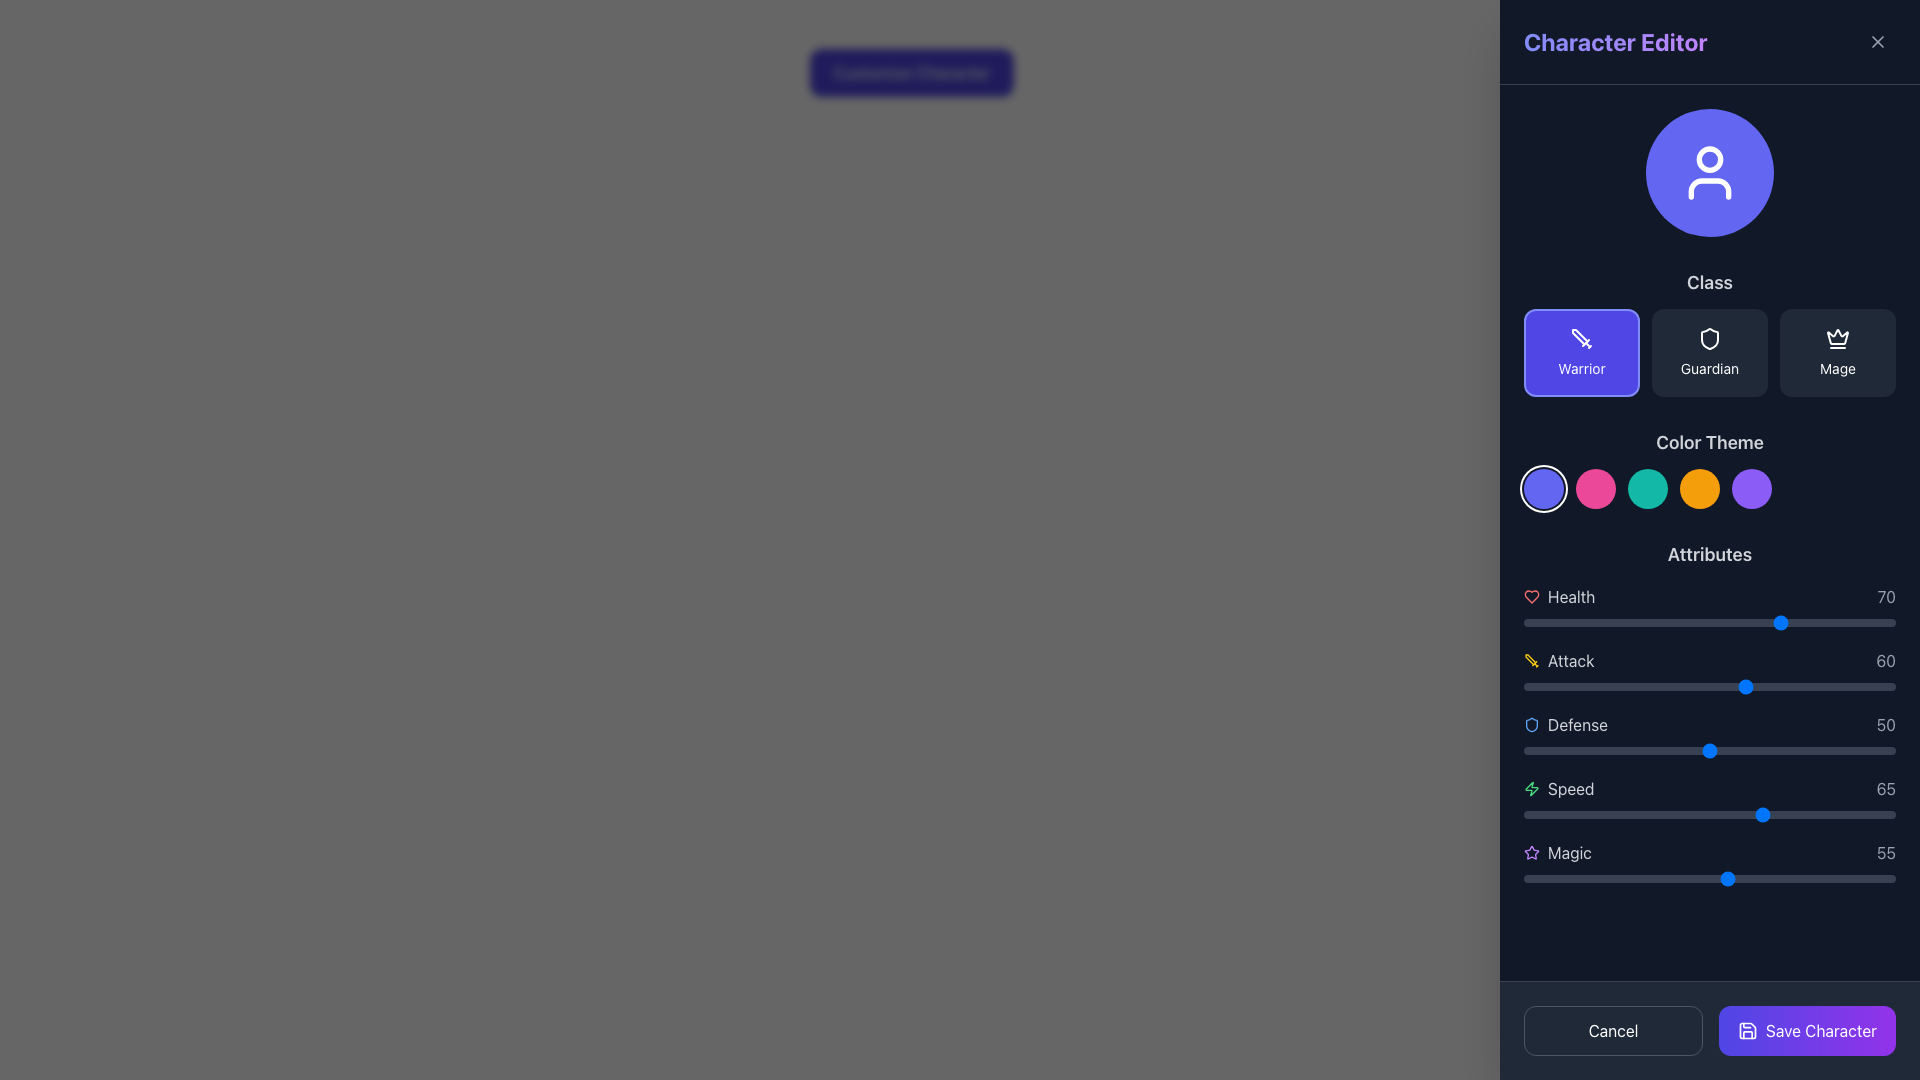 The image size is (1920, 1080). Describe the element at coordinates (1780, 685) in the screenshot. I see `the Attack attribute` at that location.